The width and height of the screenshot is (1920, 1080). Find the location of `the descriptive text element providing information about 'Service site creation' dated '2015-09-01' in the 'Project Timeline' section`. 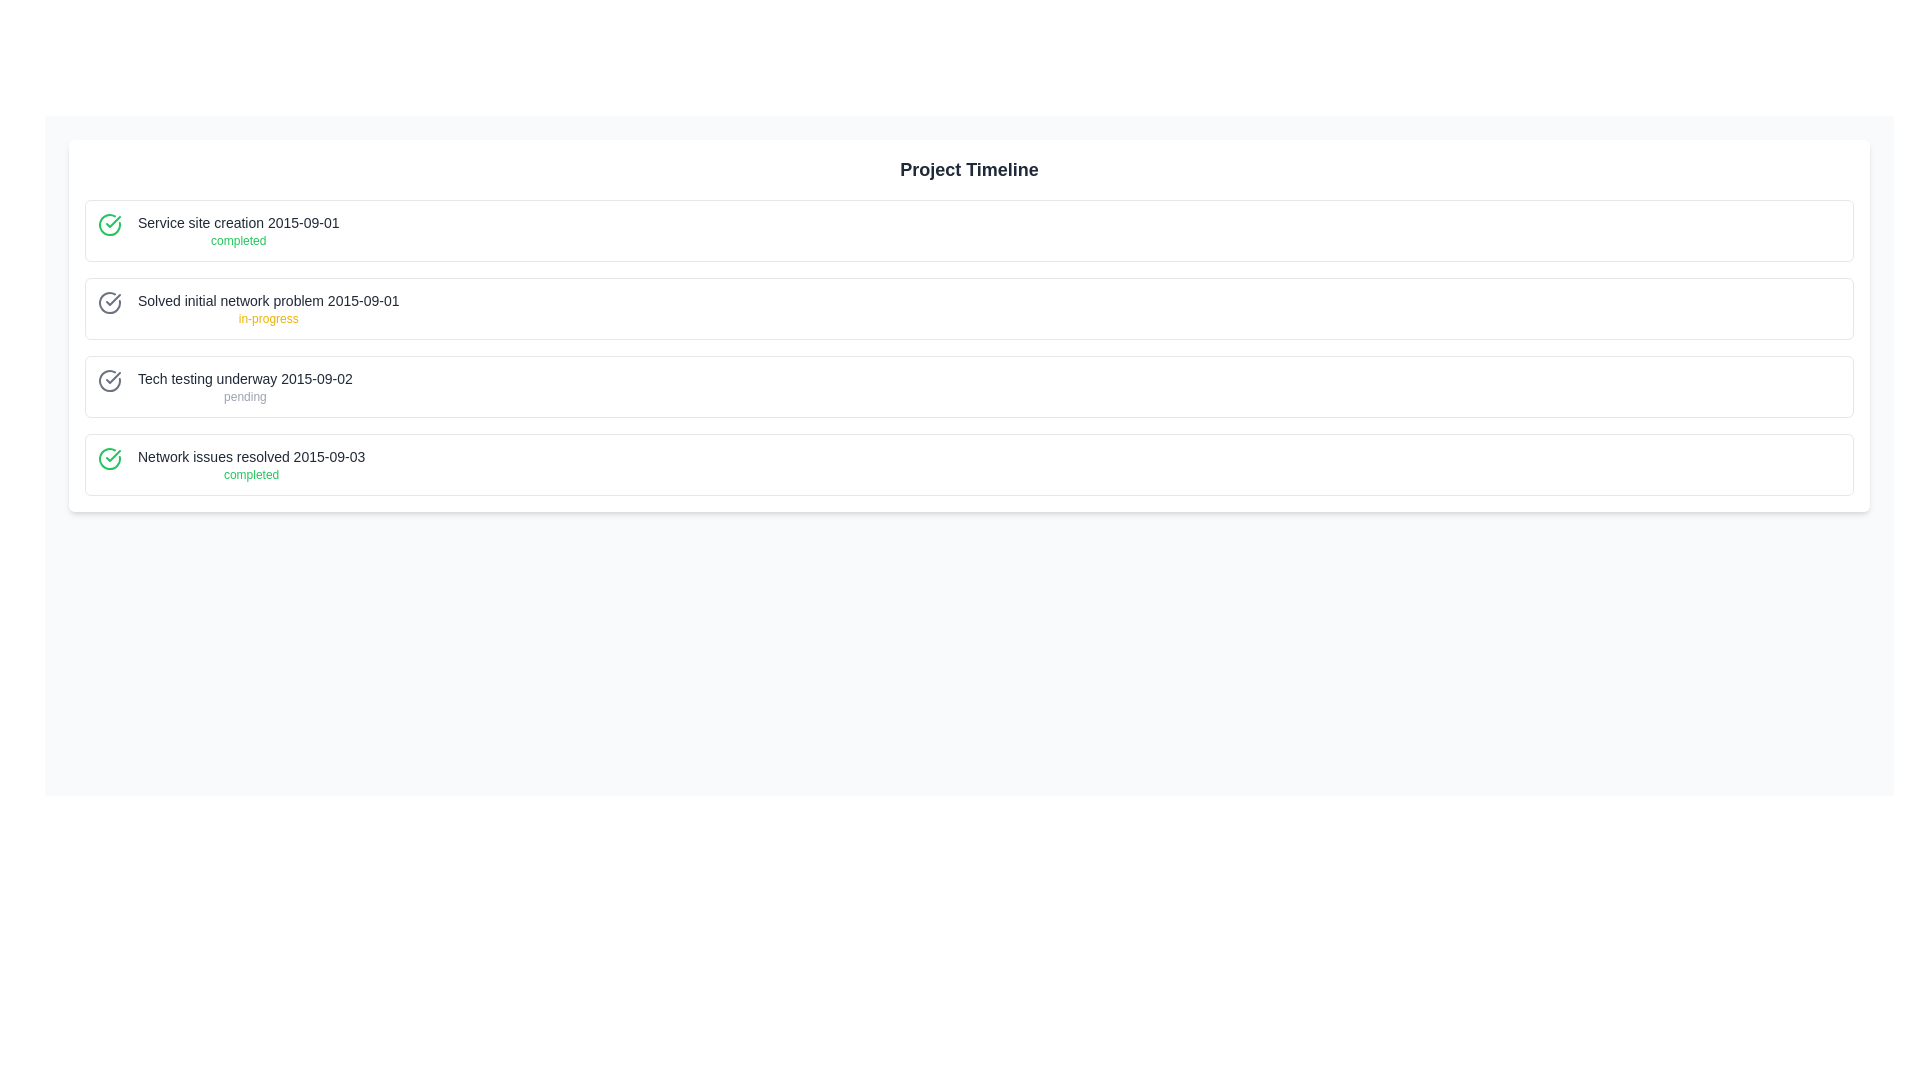

the descriptive text element providing information about 'Service site creation' dated '2015-09-01' in the 'Project Timeline' section is located at coordinates (238, 223).